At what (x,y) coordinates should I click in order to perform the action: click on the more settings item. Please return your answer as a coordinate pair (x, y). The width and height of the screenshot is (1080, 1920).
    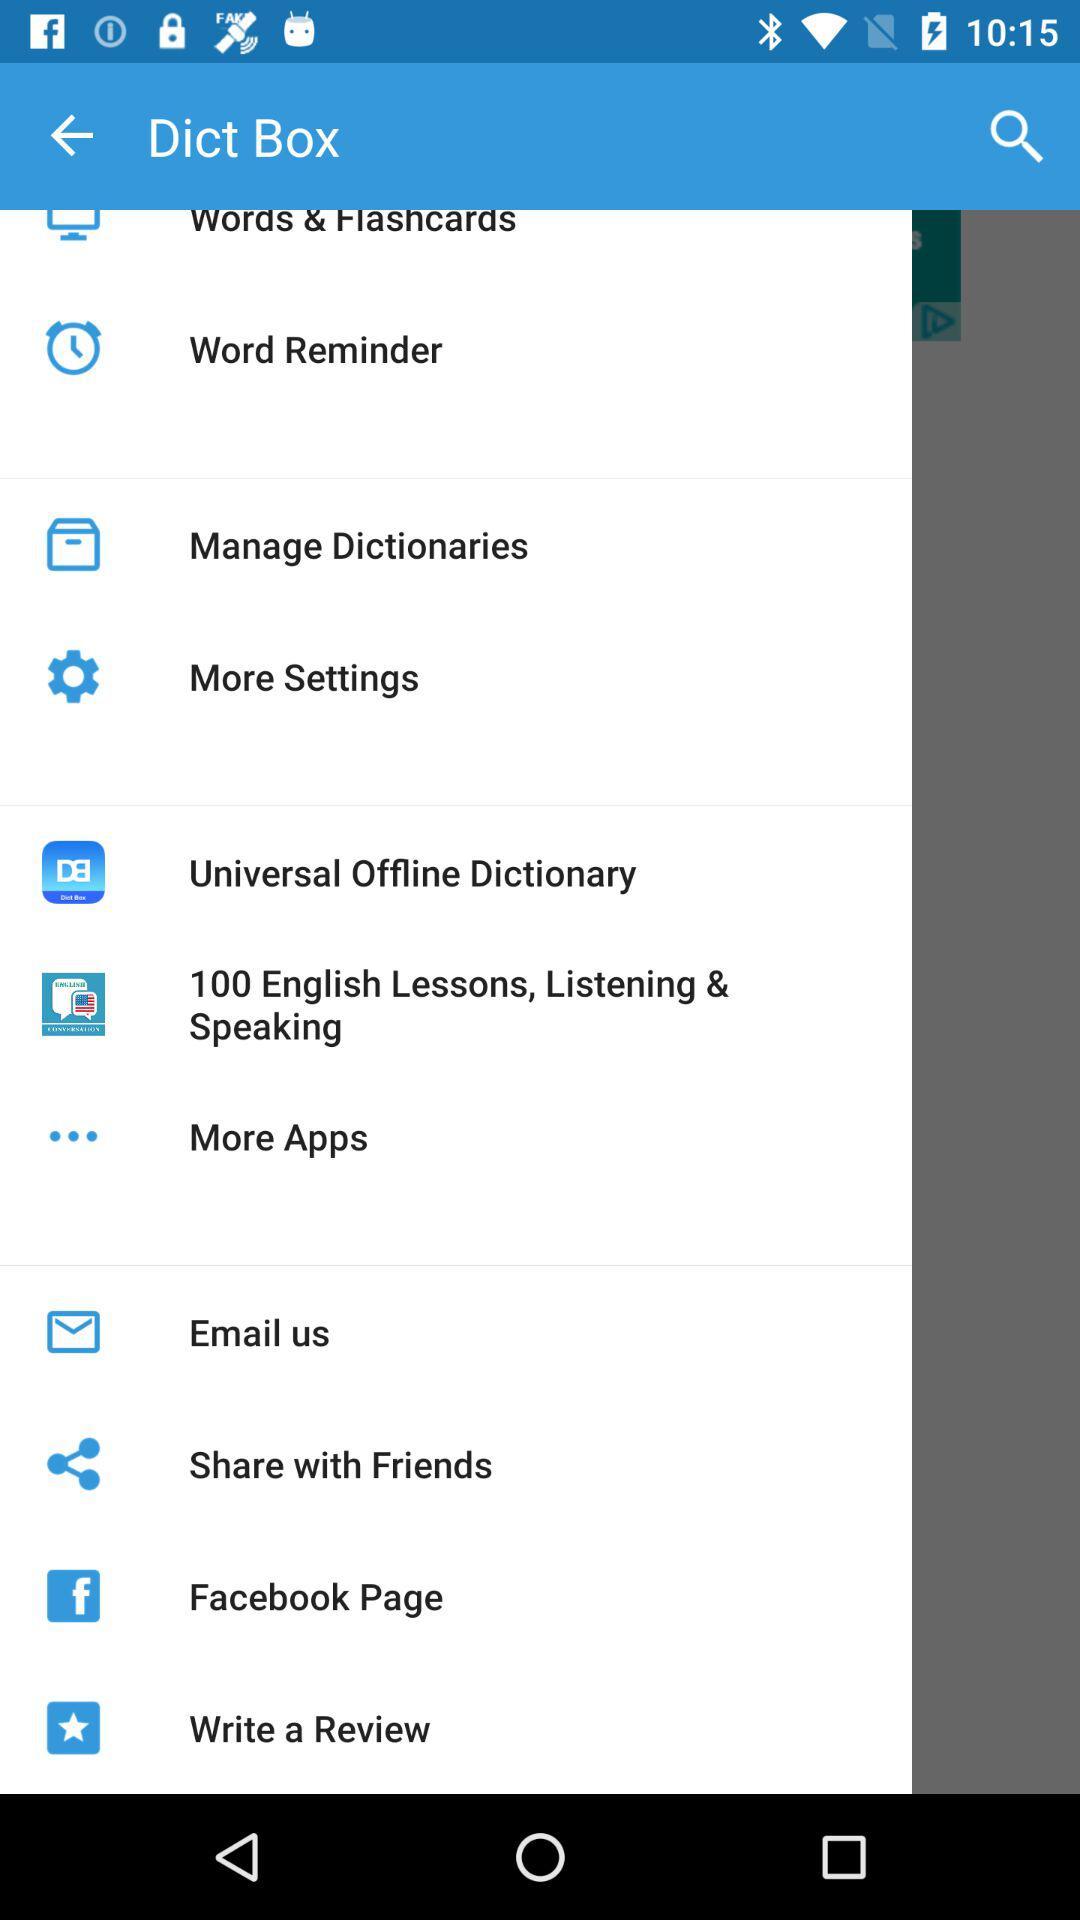
    Looking at the image, I should click on (304, 676).